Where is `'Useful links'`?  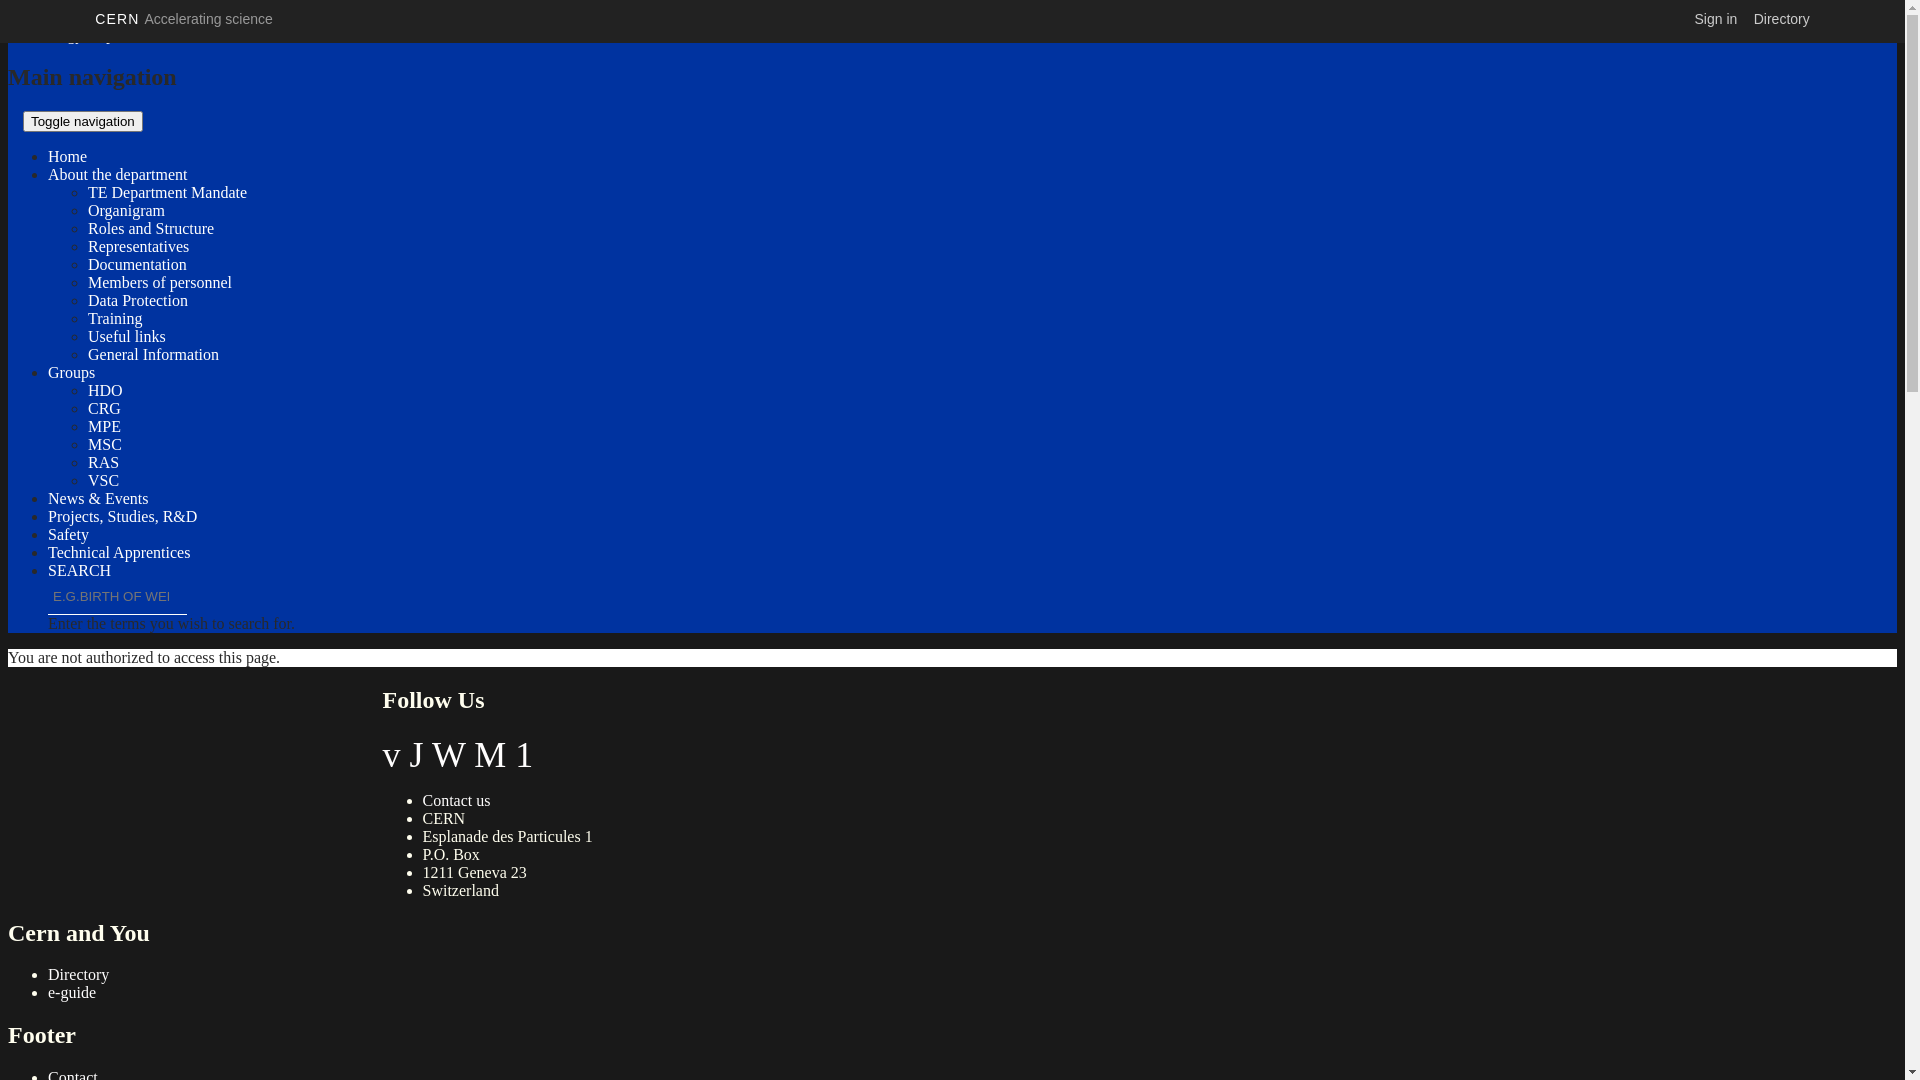
'Useful links' is located at coordinates (125, 335).